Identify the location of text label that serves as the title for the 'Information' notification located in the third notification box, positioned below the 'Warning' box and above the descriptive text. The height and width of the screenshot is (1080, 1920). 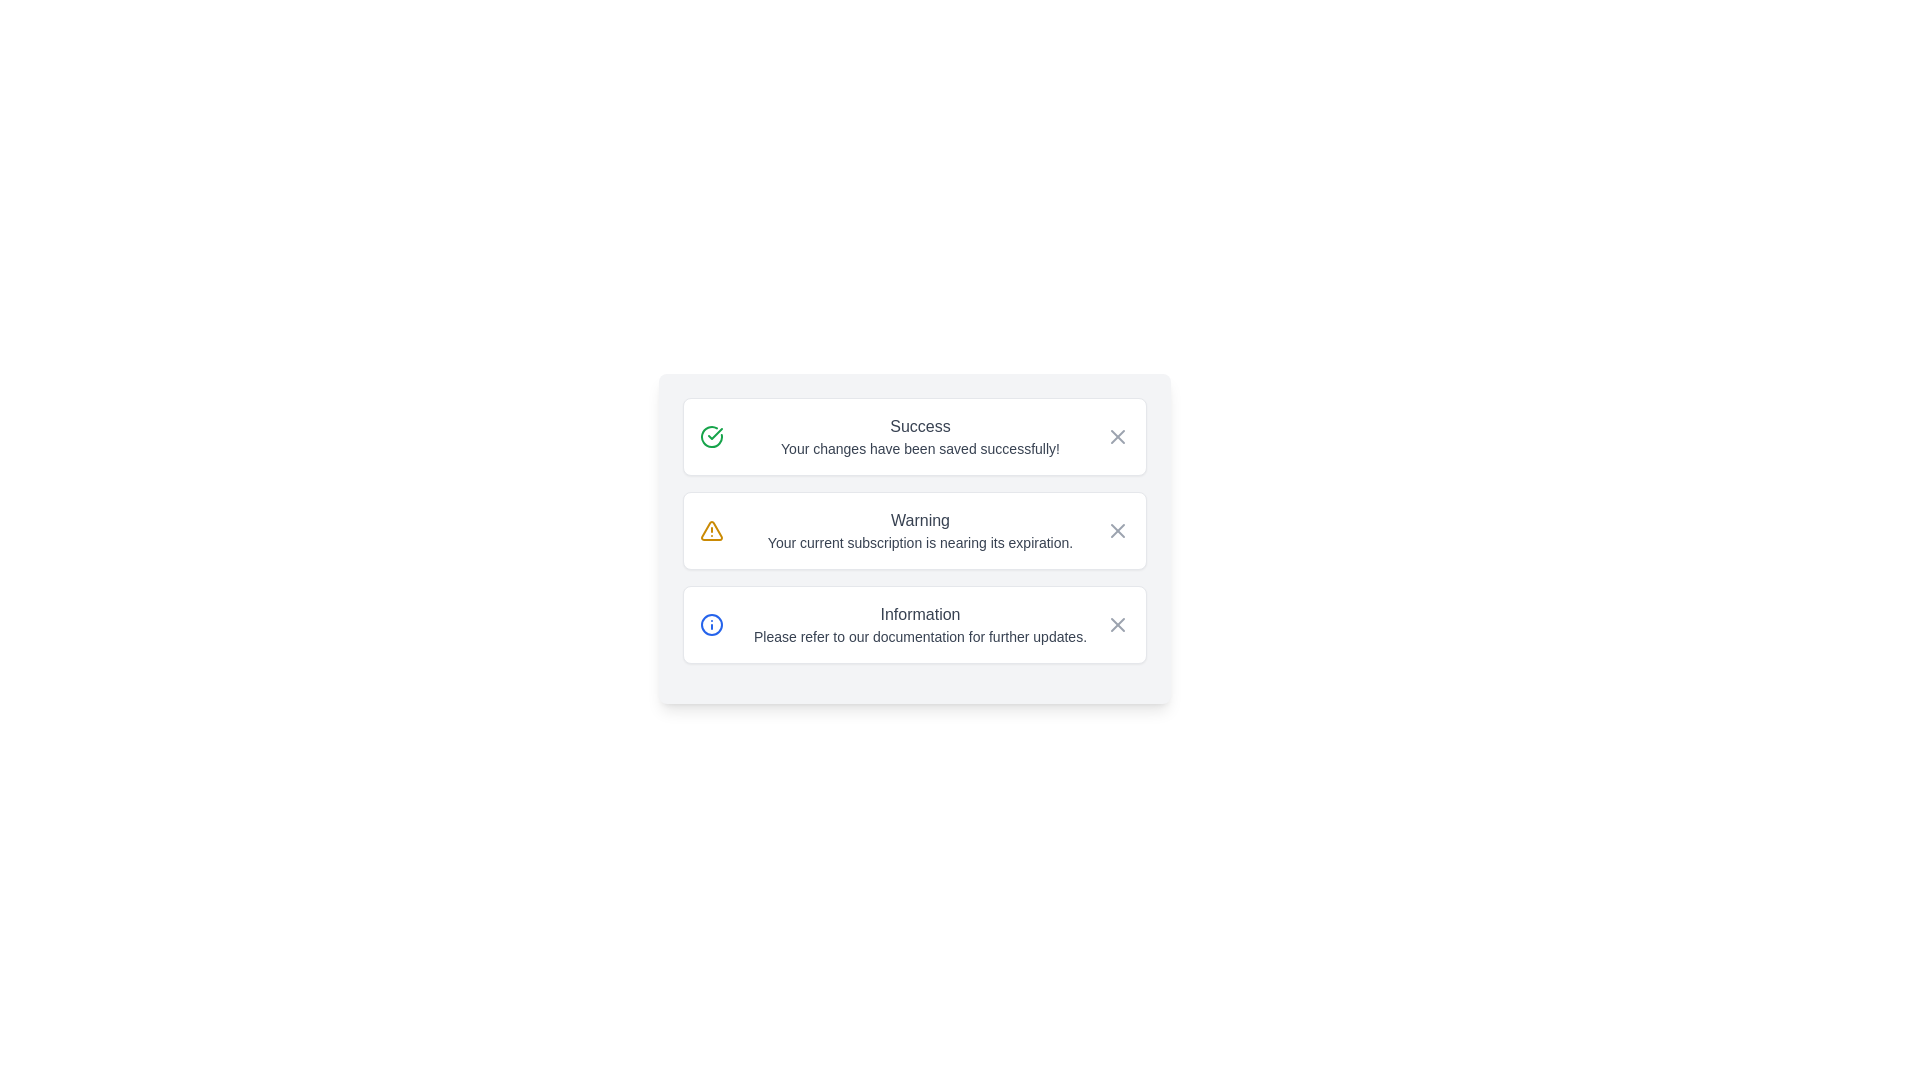
(919, 613).